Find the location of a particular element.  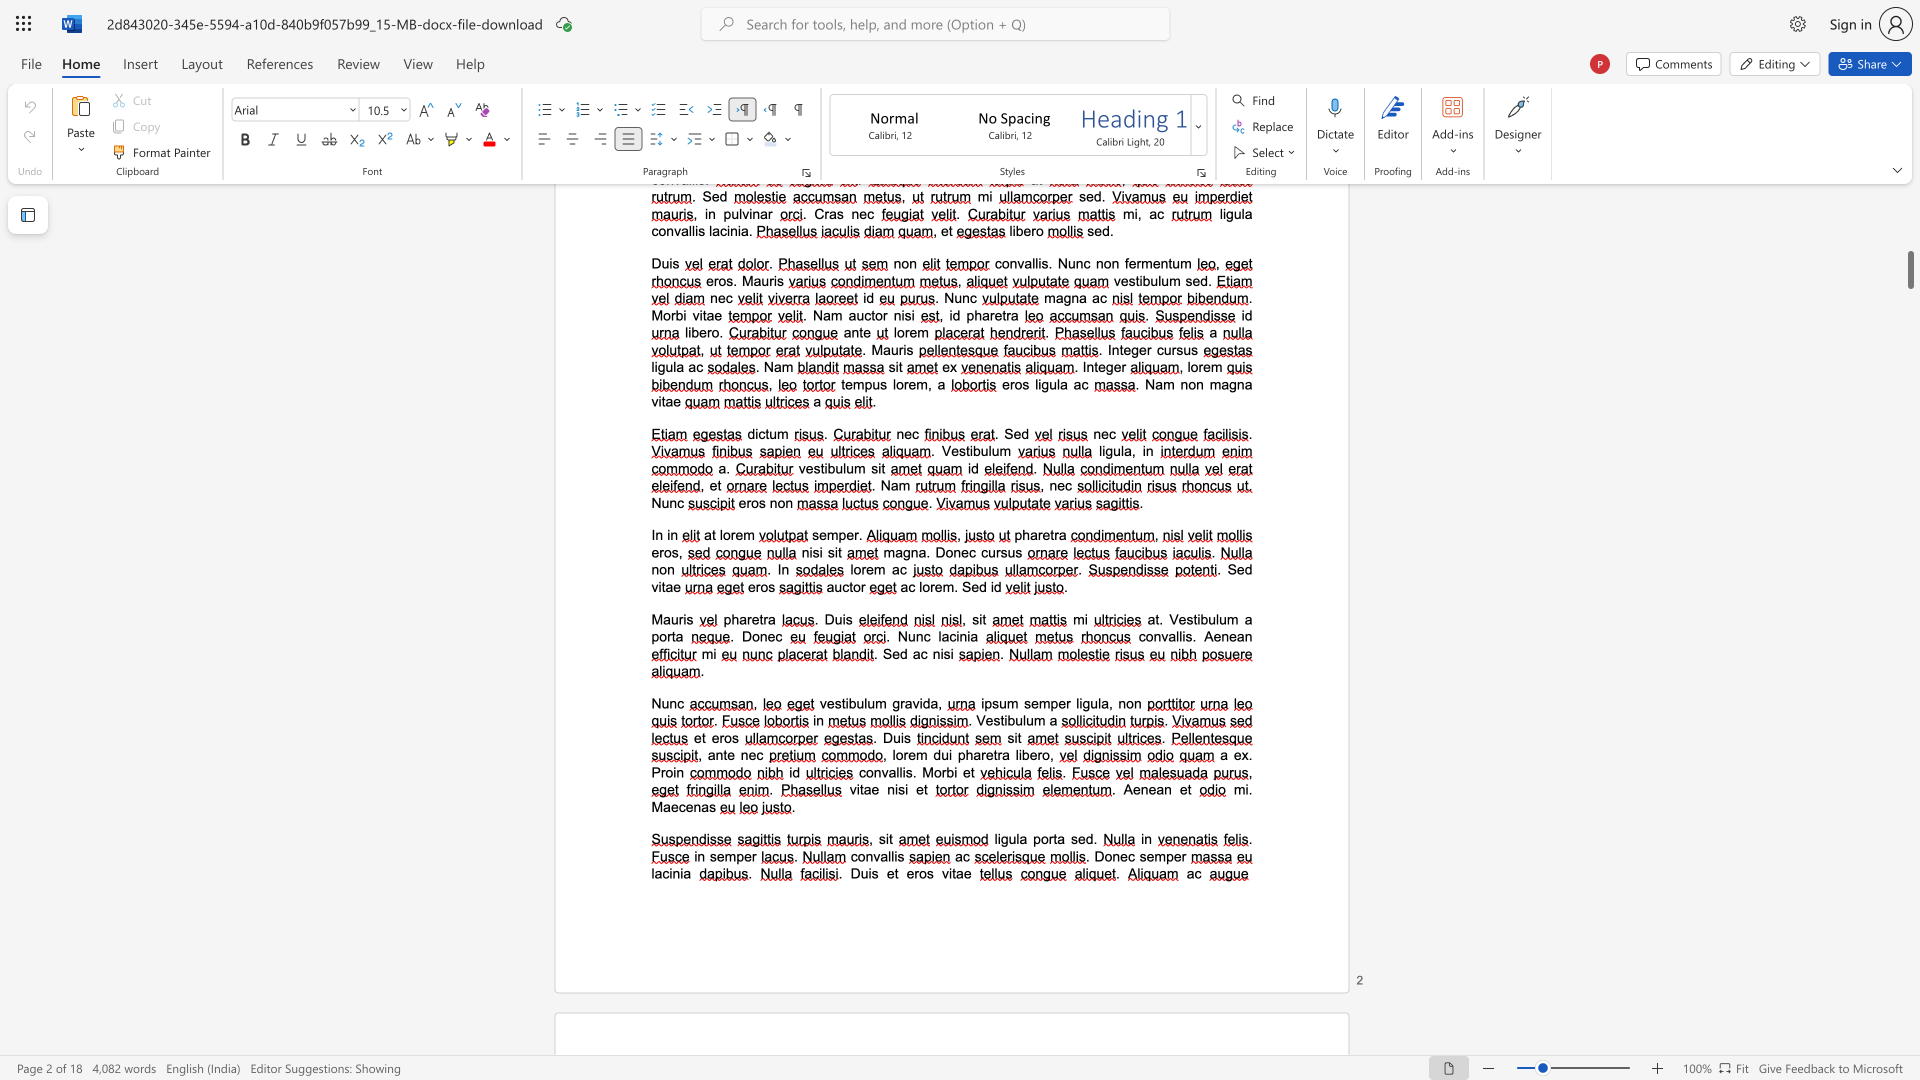

the 1th character "a" in the text is located at coordinates (1052, 720).